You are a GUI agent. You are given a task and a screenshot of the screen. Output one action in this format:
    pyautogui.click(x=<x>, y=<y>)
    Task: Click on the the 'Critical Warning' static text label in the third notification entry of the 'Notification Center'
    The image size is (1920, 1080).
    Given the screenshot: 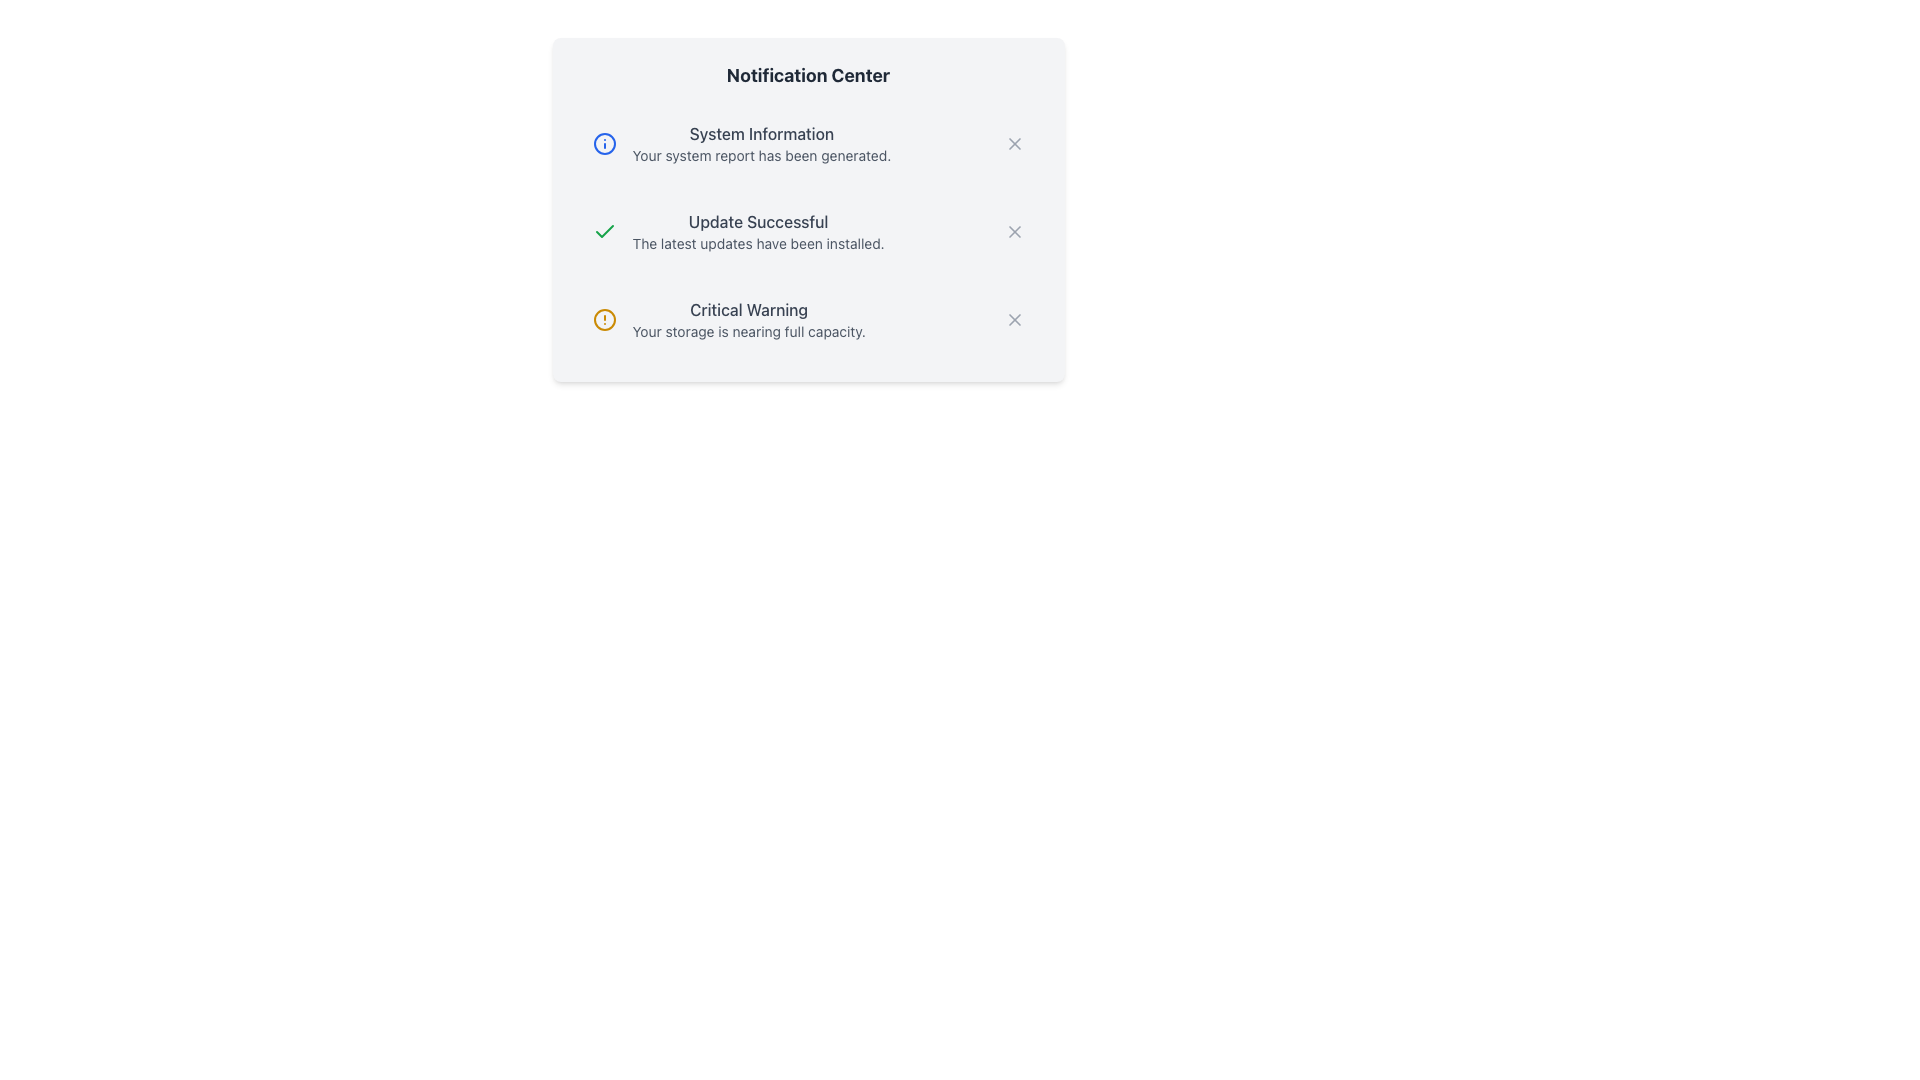 What is the action you would take?
    pyautogui.click(x=748, y=309)
    